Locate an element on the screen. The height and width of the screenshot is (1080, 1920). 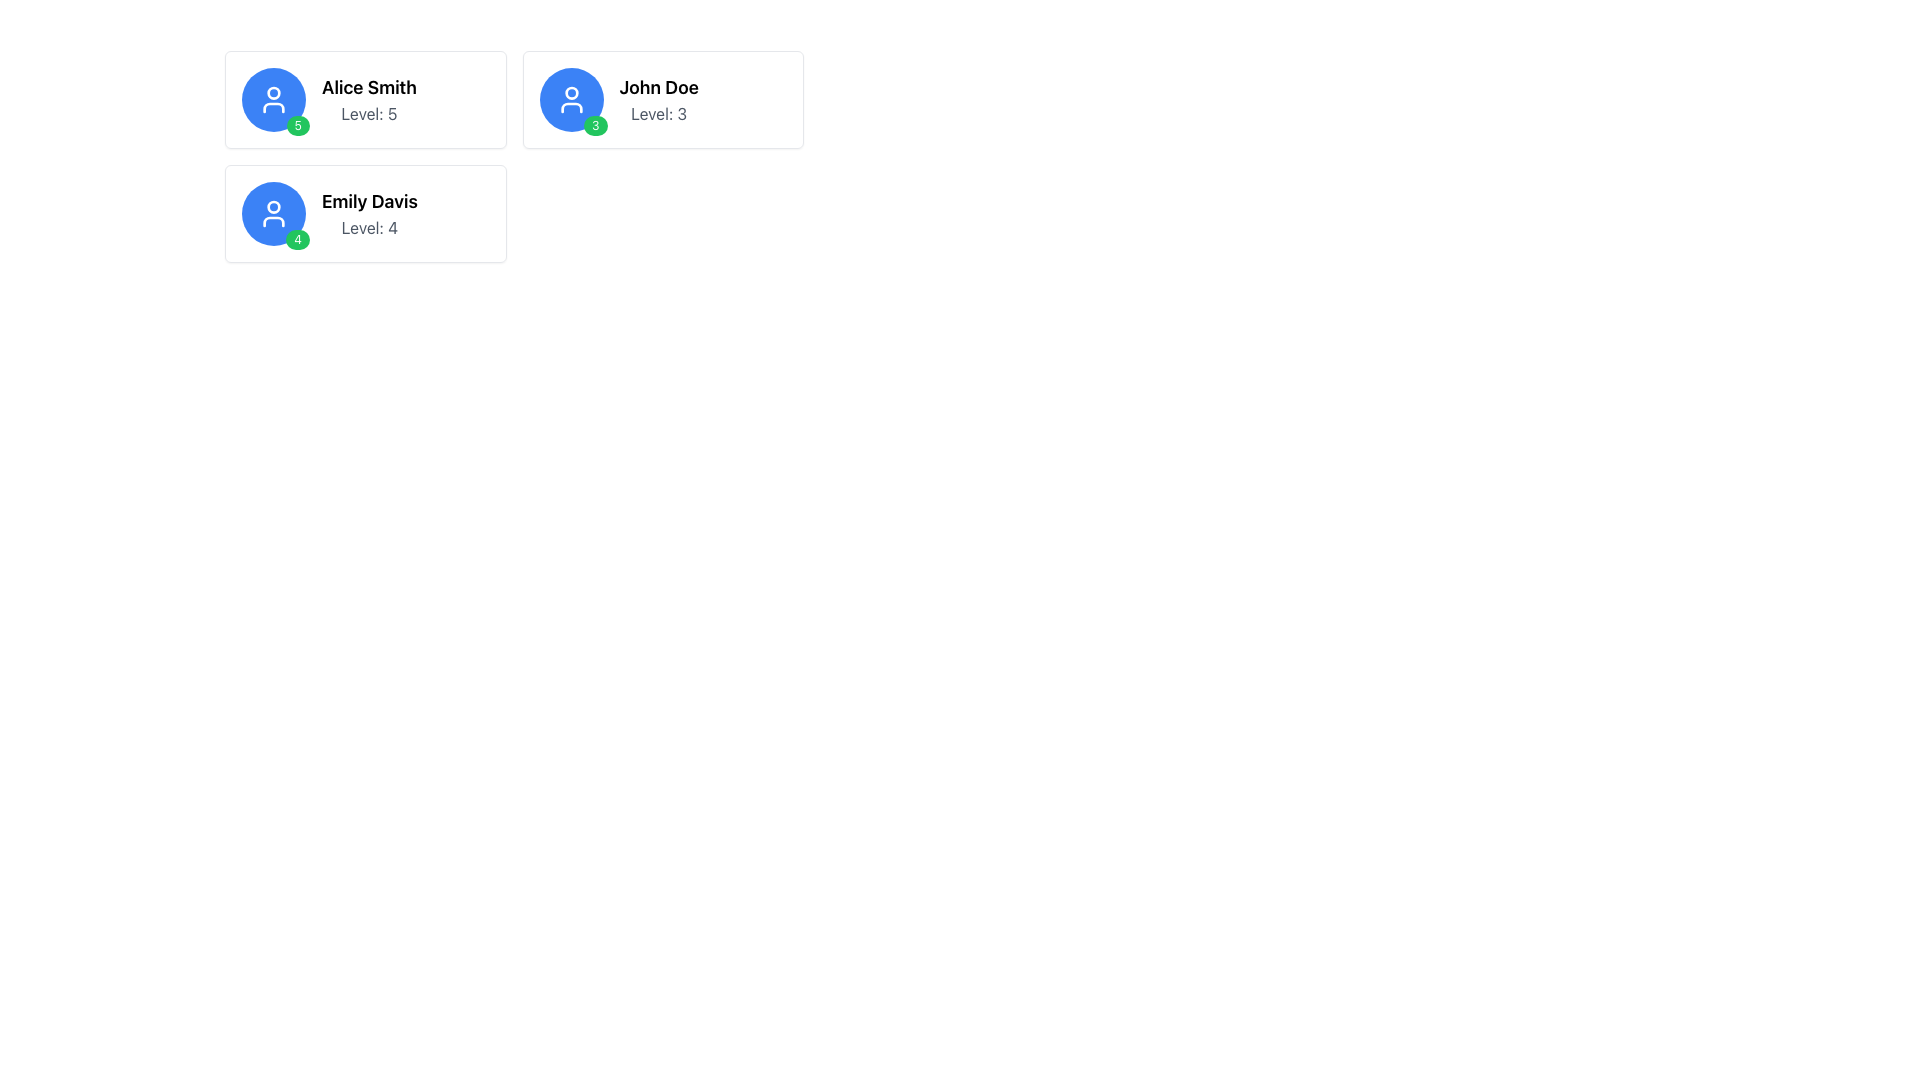
the Circle Shape representing the head within the user avatar icon on the card labeled 'Emily Davis Level: 4' located in the bottom-left of the grid is located at coordinates (272, 207).